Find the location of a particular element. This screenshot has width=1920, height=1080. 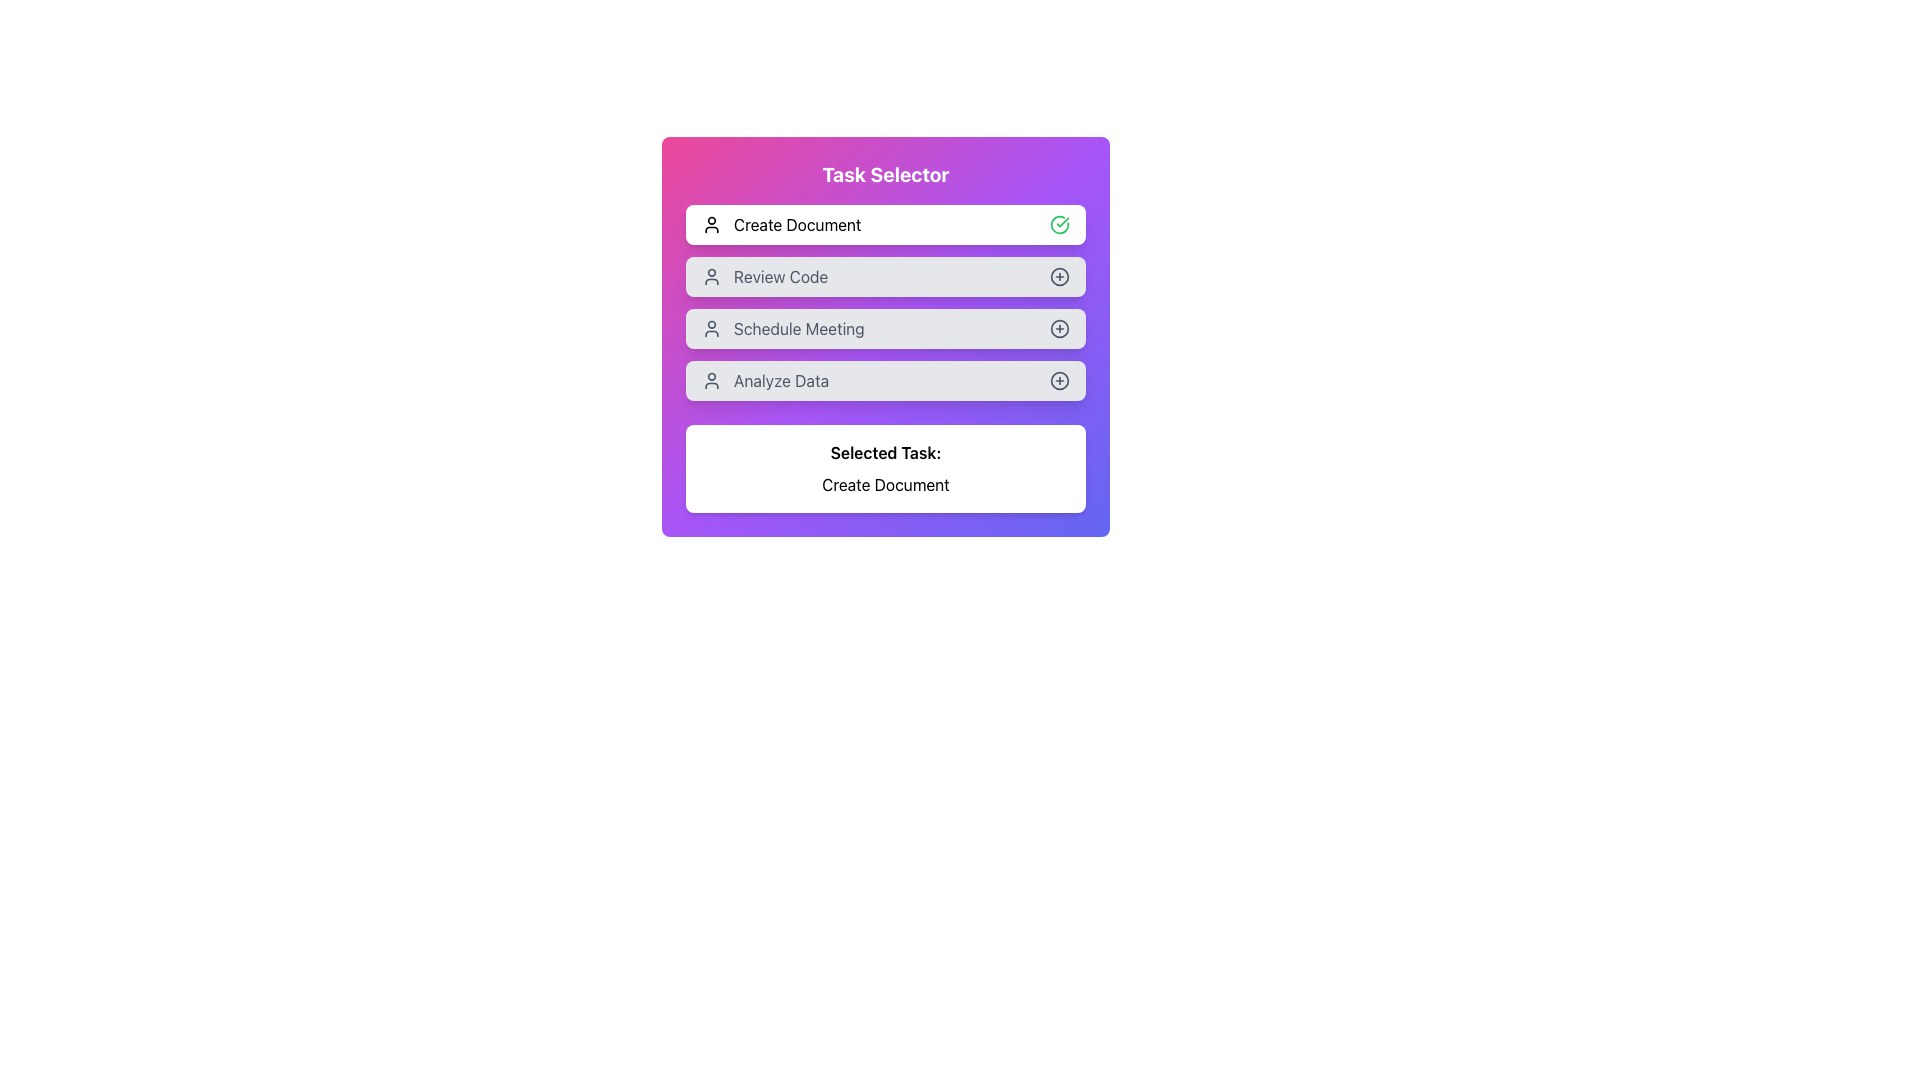

the small, black outline user icon located at the top left of the first row within the interactive card labeled 'Create Document' is located at coordinates (711, 224).